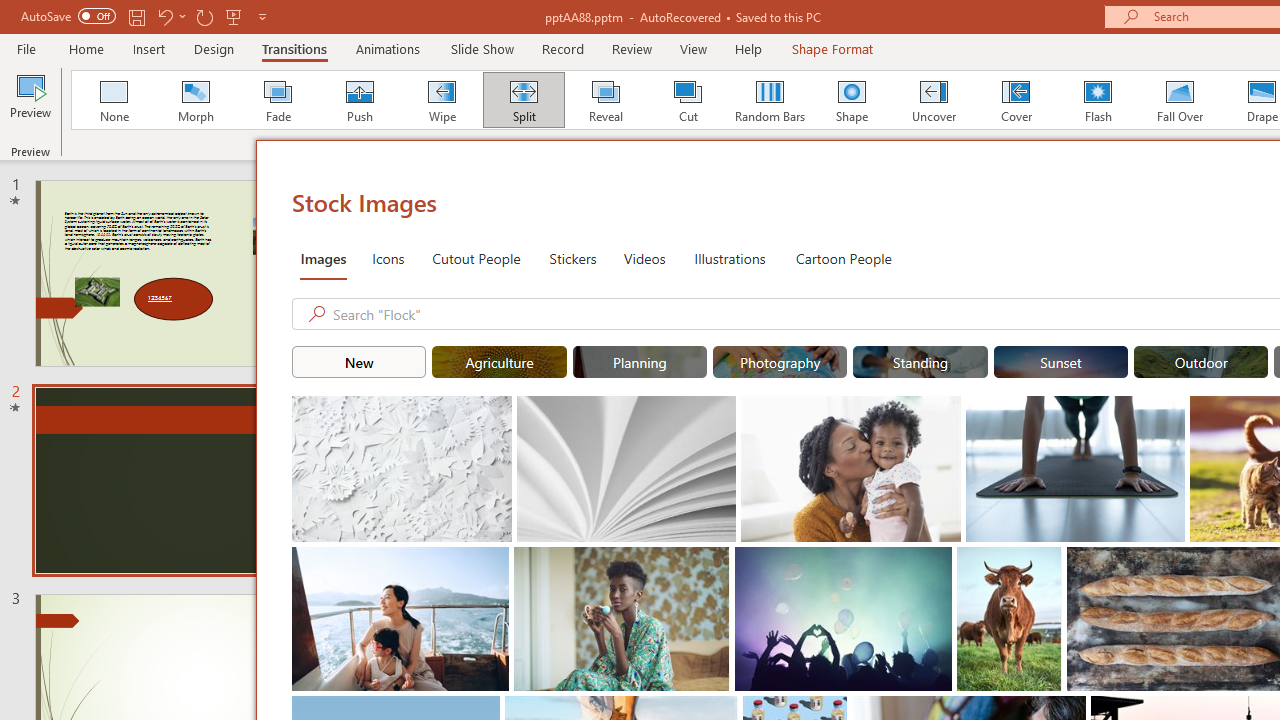 Image resolution: width=1280 pixels, height=720 pixels. Describe the element at coordinates (843, 257) in the screenshot. I see `'Cartoon People'` at that location.